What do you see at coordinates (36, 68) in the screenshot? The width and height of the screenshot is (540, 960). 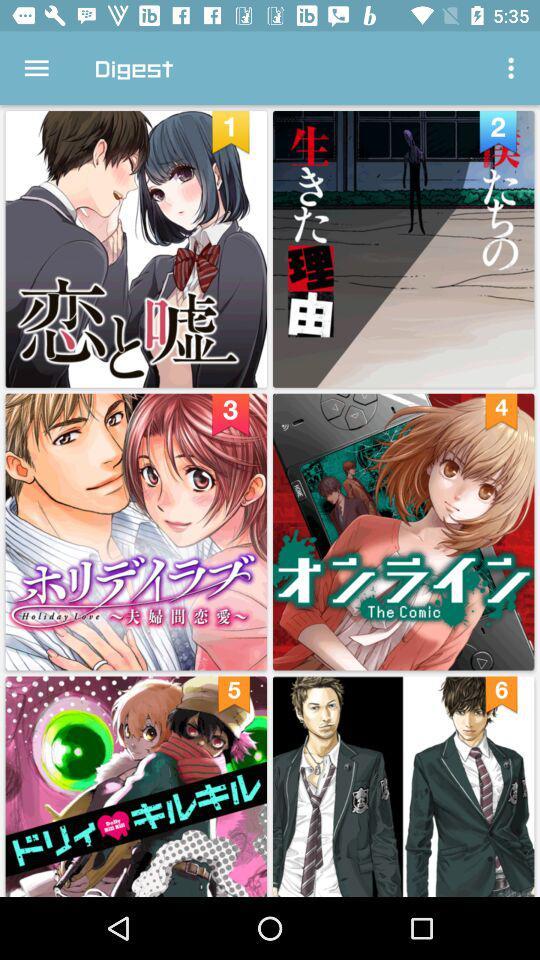 I see `the icon next to digest` at bounding box center [36, 68].